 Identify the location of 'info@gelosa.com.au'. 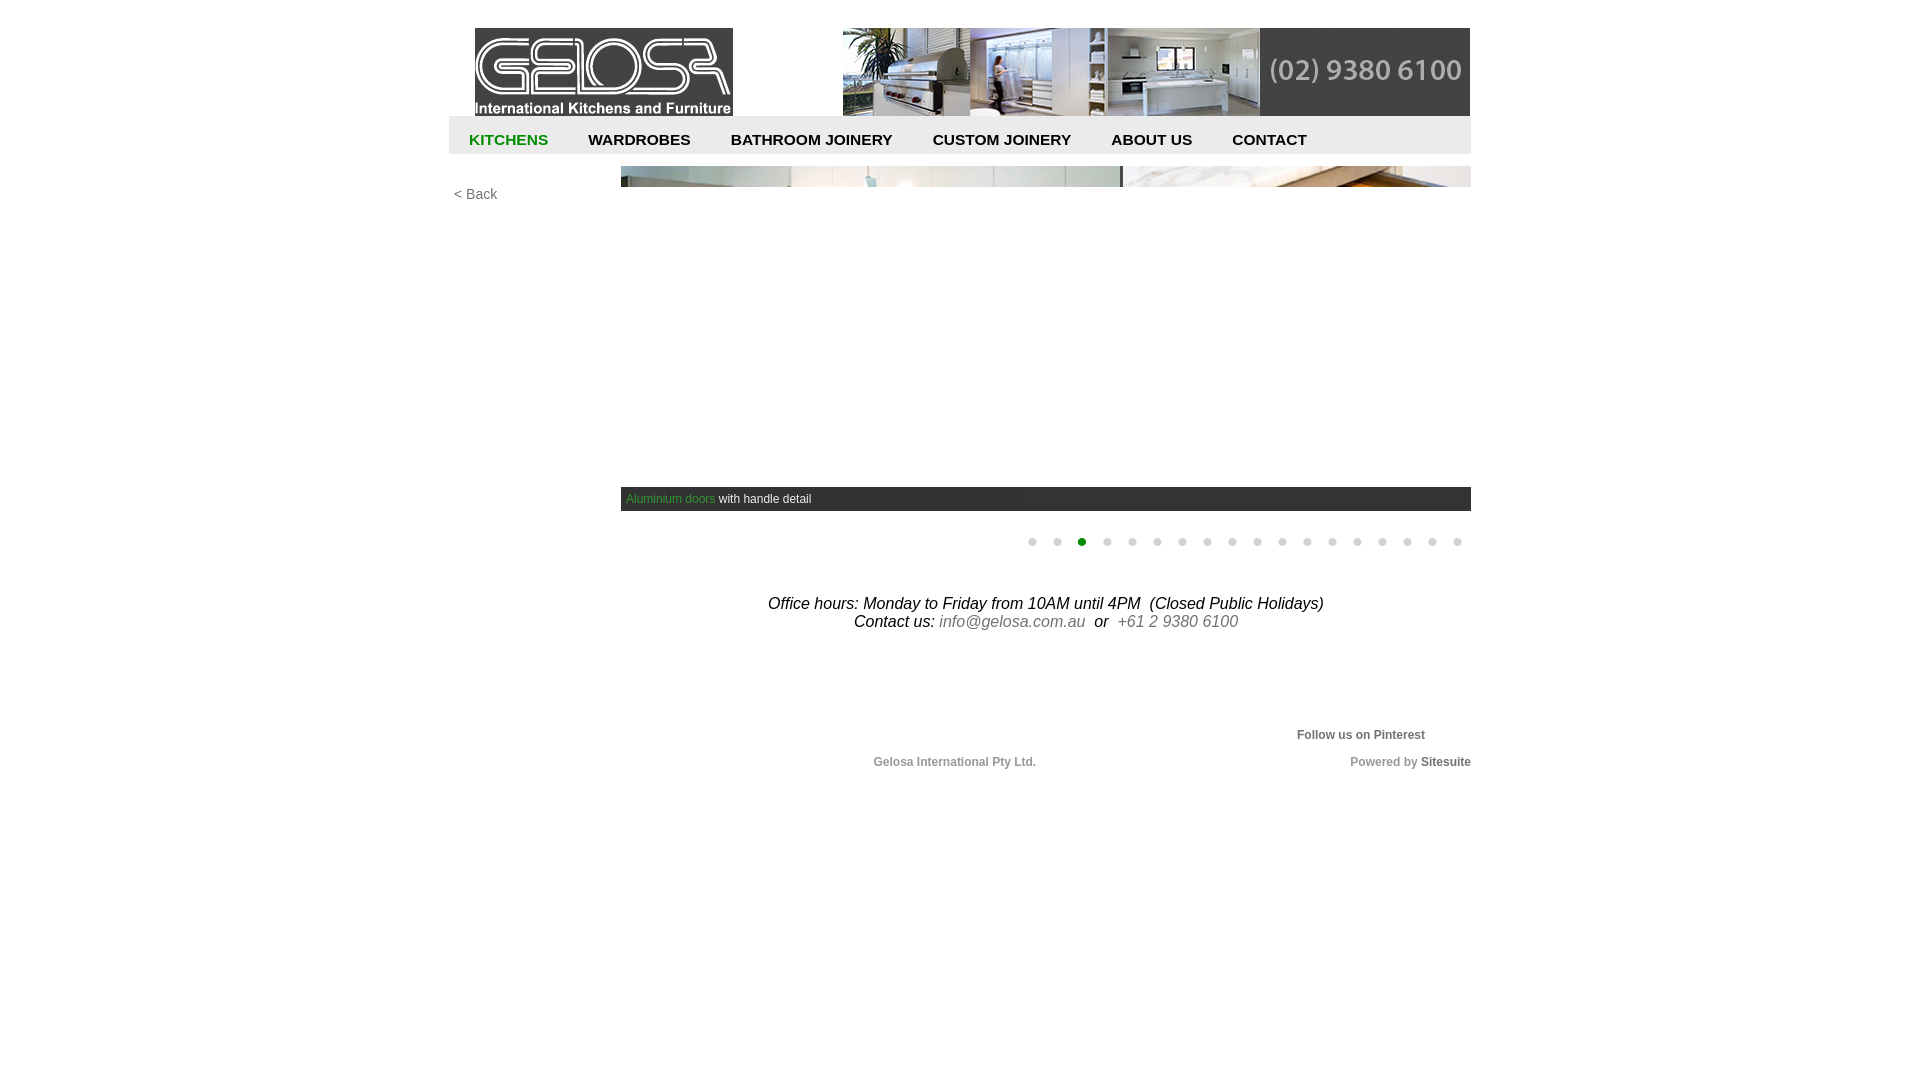
(1012, 620).